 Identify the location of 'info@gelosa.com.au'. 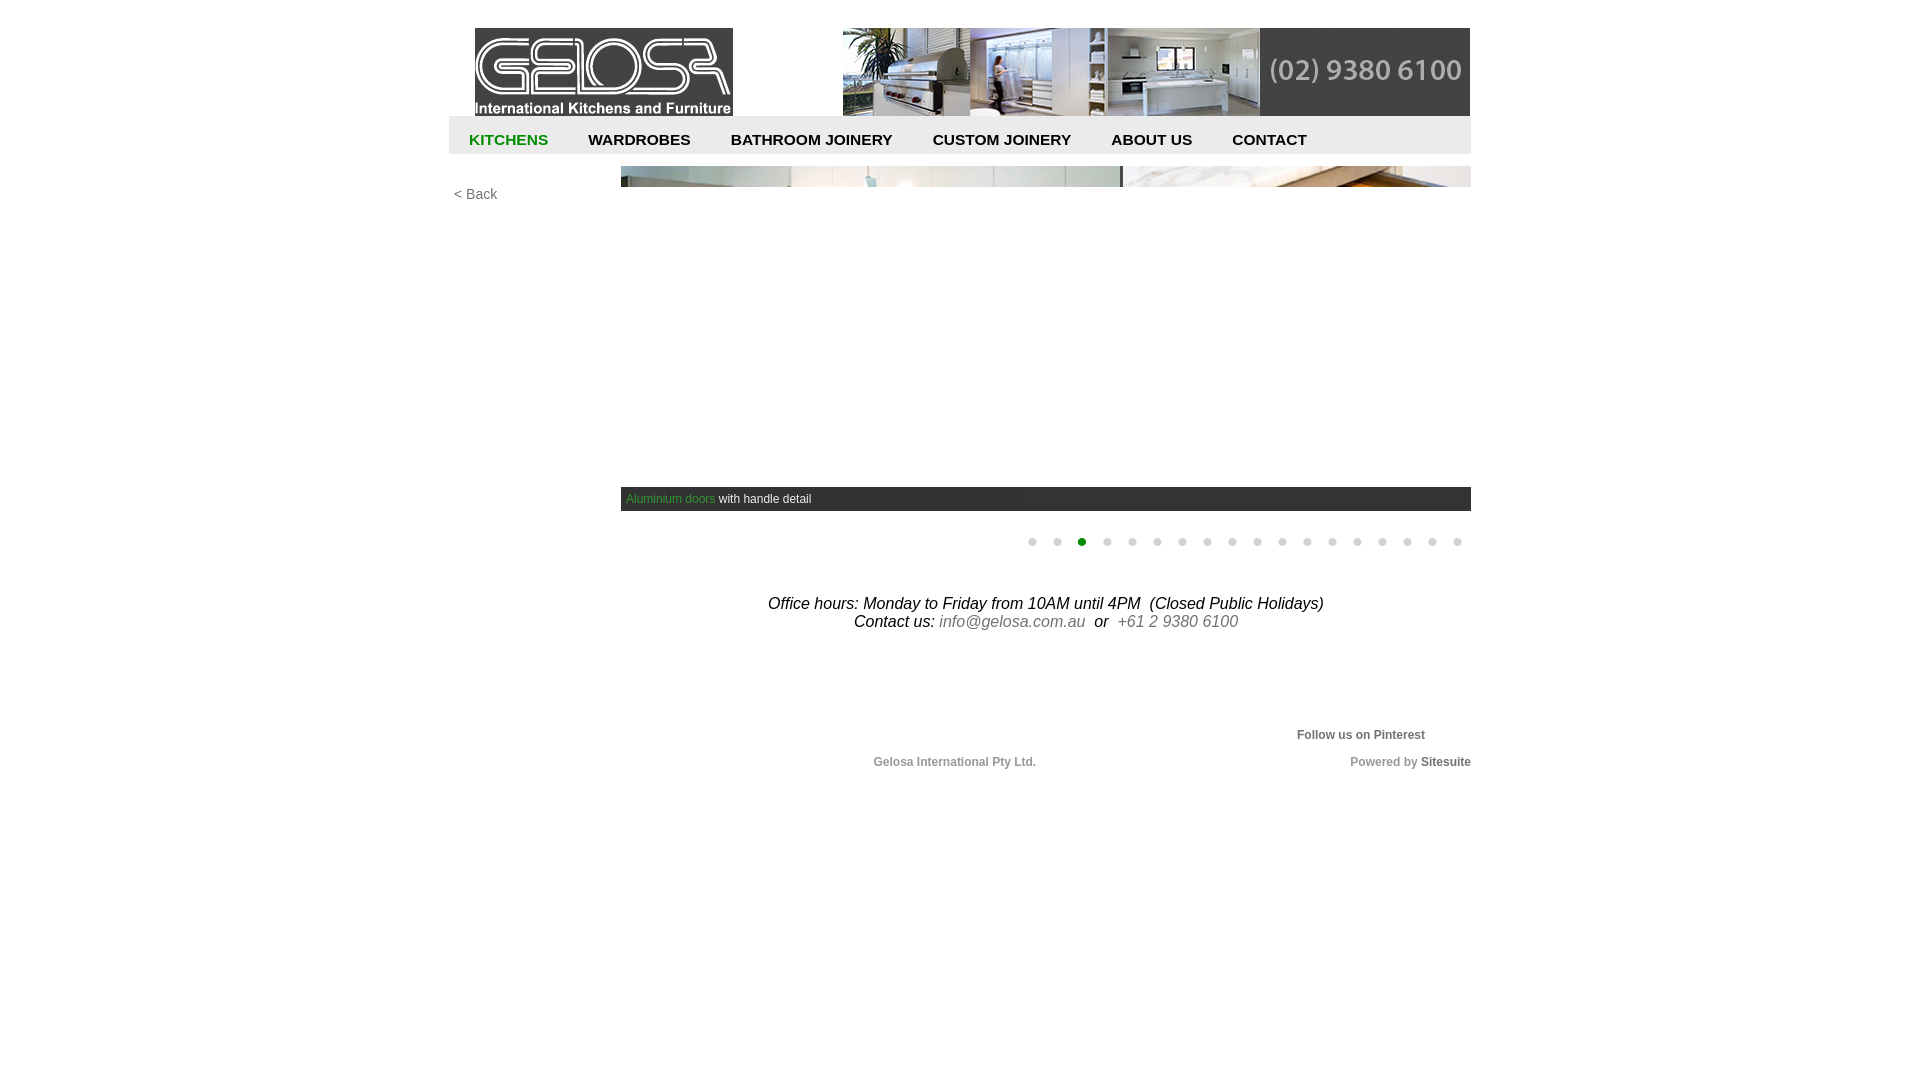
(1012, 620).